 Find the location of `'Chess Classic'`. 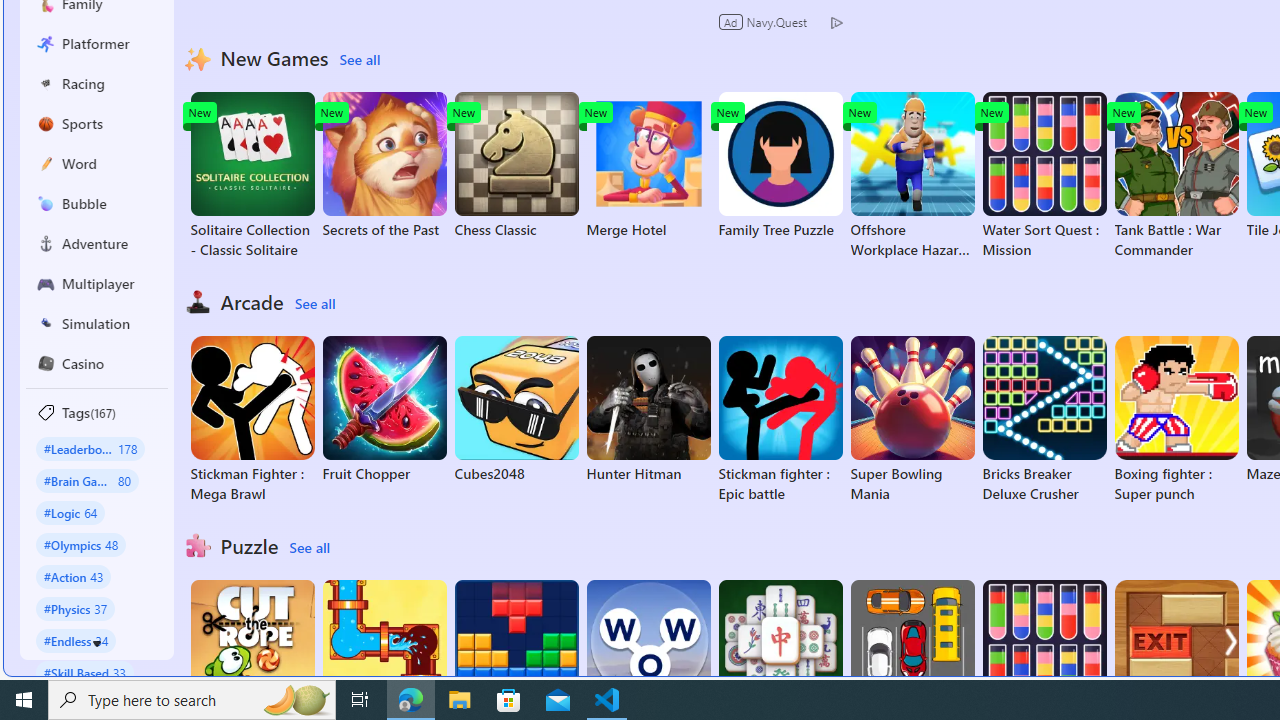

'Chess Classic' is located at coordinates (516, 164).